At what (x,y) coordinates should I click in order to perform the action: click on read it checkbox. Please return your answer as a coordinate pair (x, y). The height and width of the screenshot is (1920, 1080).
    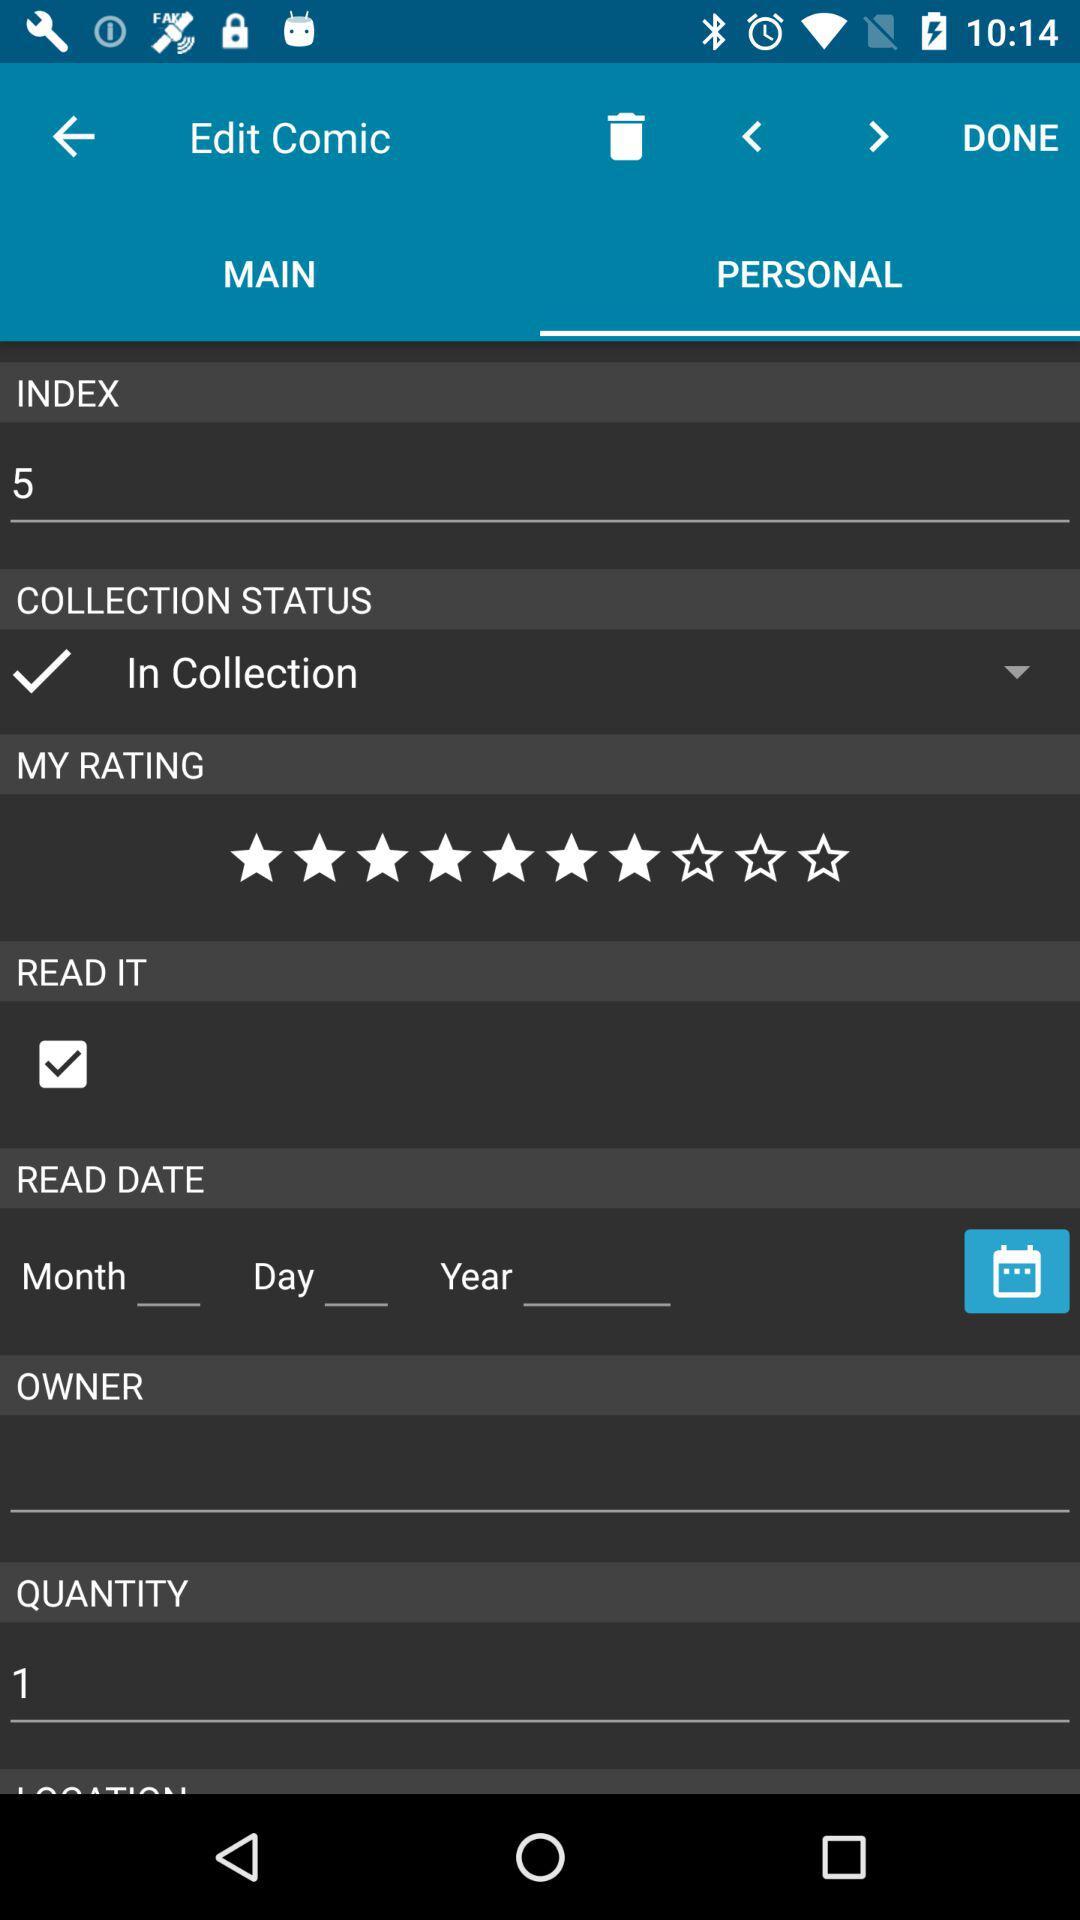
    Looking at the image, I should click on (83, 1063).